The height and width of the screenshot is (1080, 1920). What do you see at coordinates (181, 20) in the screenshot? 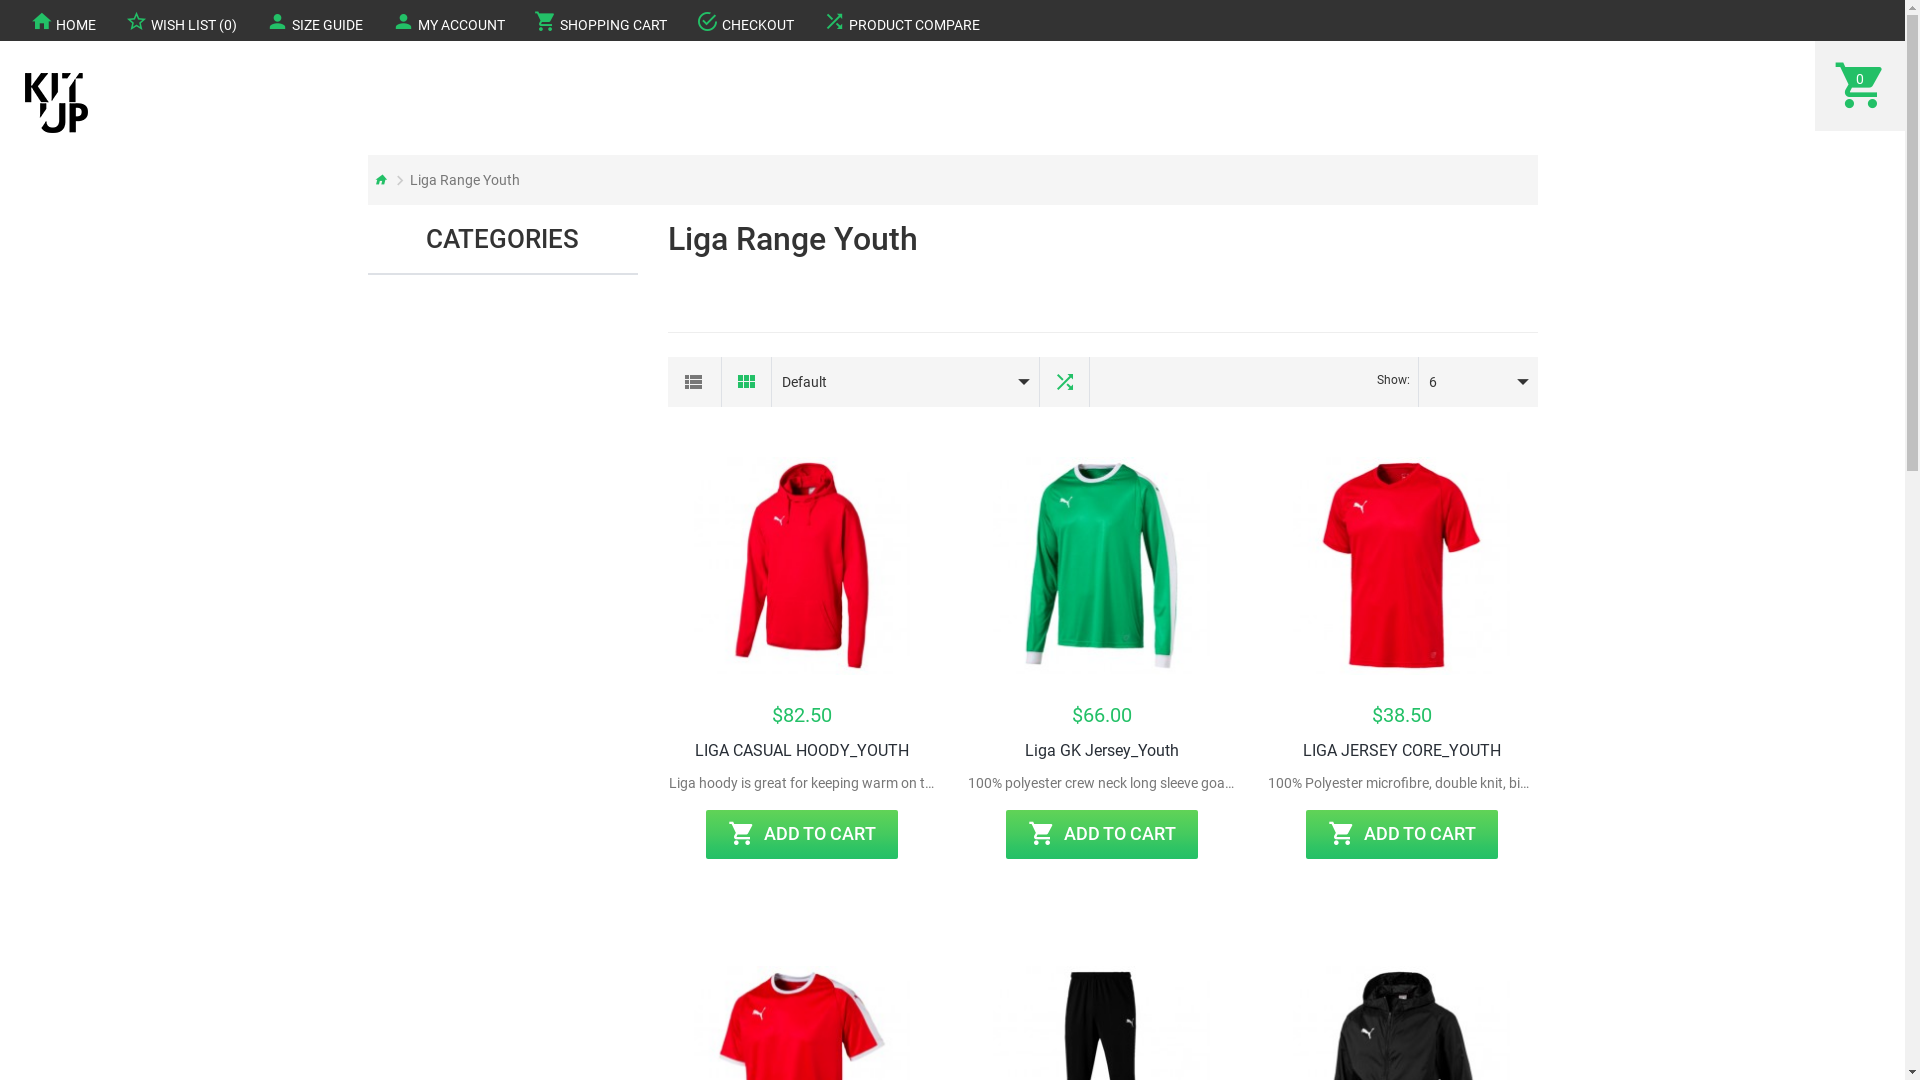
I see `'WISH LIST (0)'` at bounding box center [181, 20].